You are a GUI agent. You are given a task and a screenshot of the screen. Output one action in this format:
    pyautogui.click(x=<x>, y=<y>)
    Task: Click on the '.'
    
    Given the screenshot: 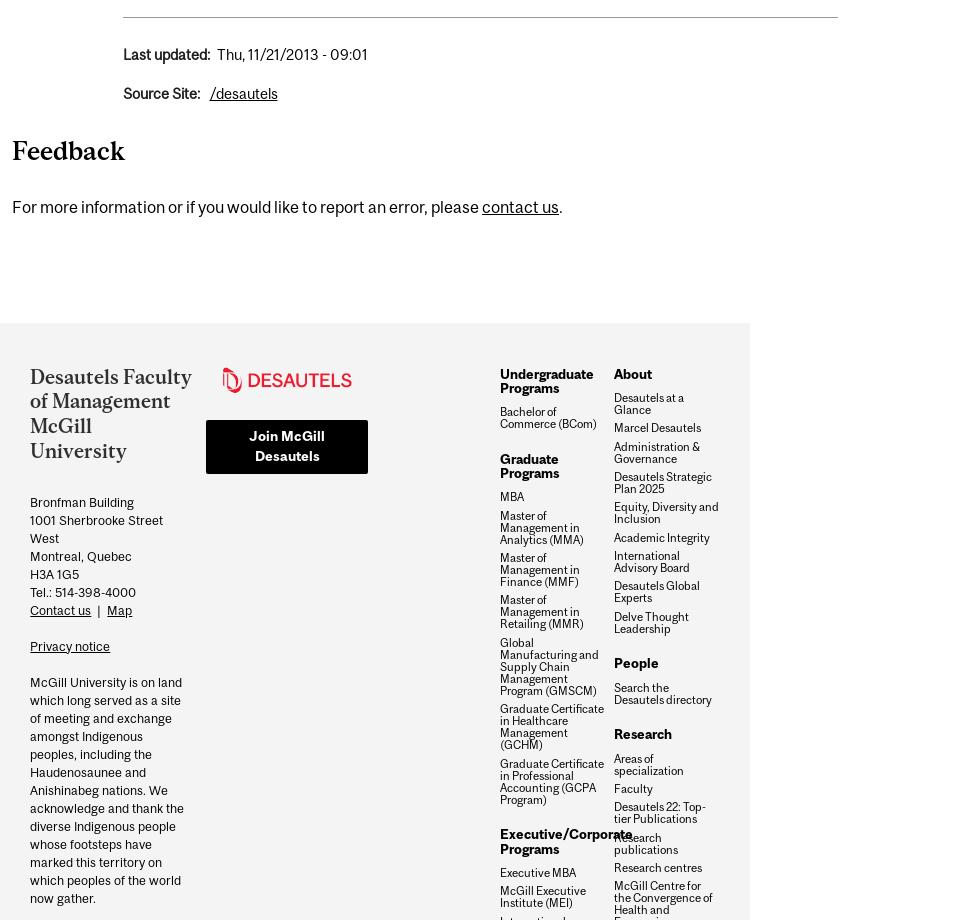 What is the action you would take?
    pyautogui.click(x=561, y=206)
    